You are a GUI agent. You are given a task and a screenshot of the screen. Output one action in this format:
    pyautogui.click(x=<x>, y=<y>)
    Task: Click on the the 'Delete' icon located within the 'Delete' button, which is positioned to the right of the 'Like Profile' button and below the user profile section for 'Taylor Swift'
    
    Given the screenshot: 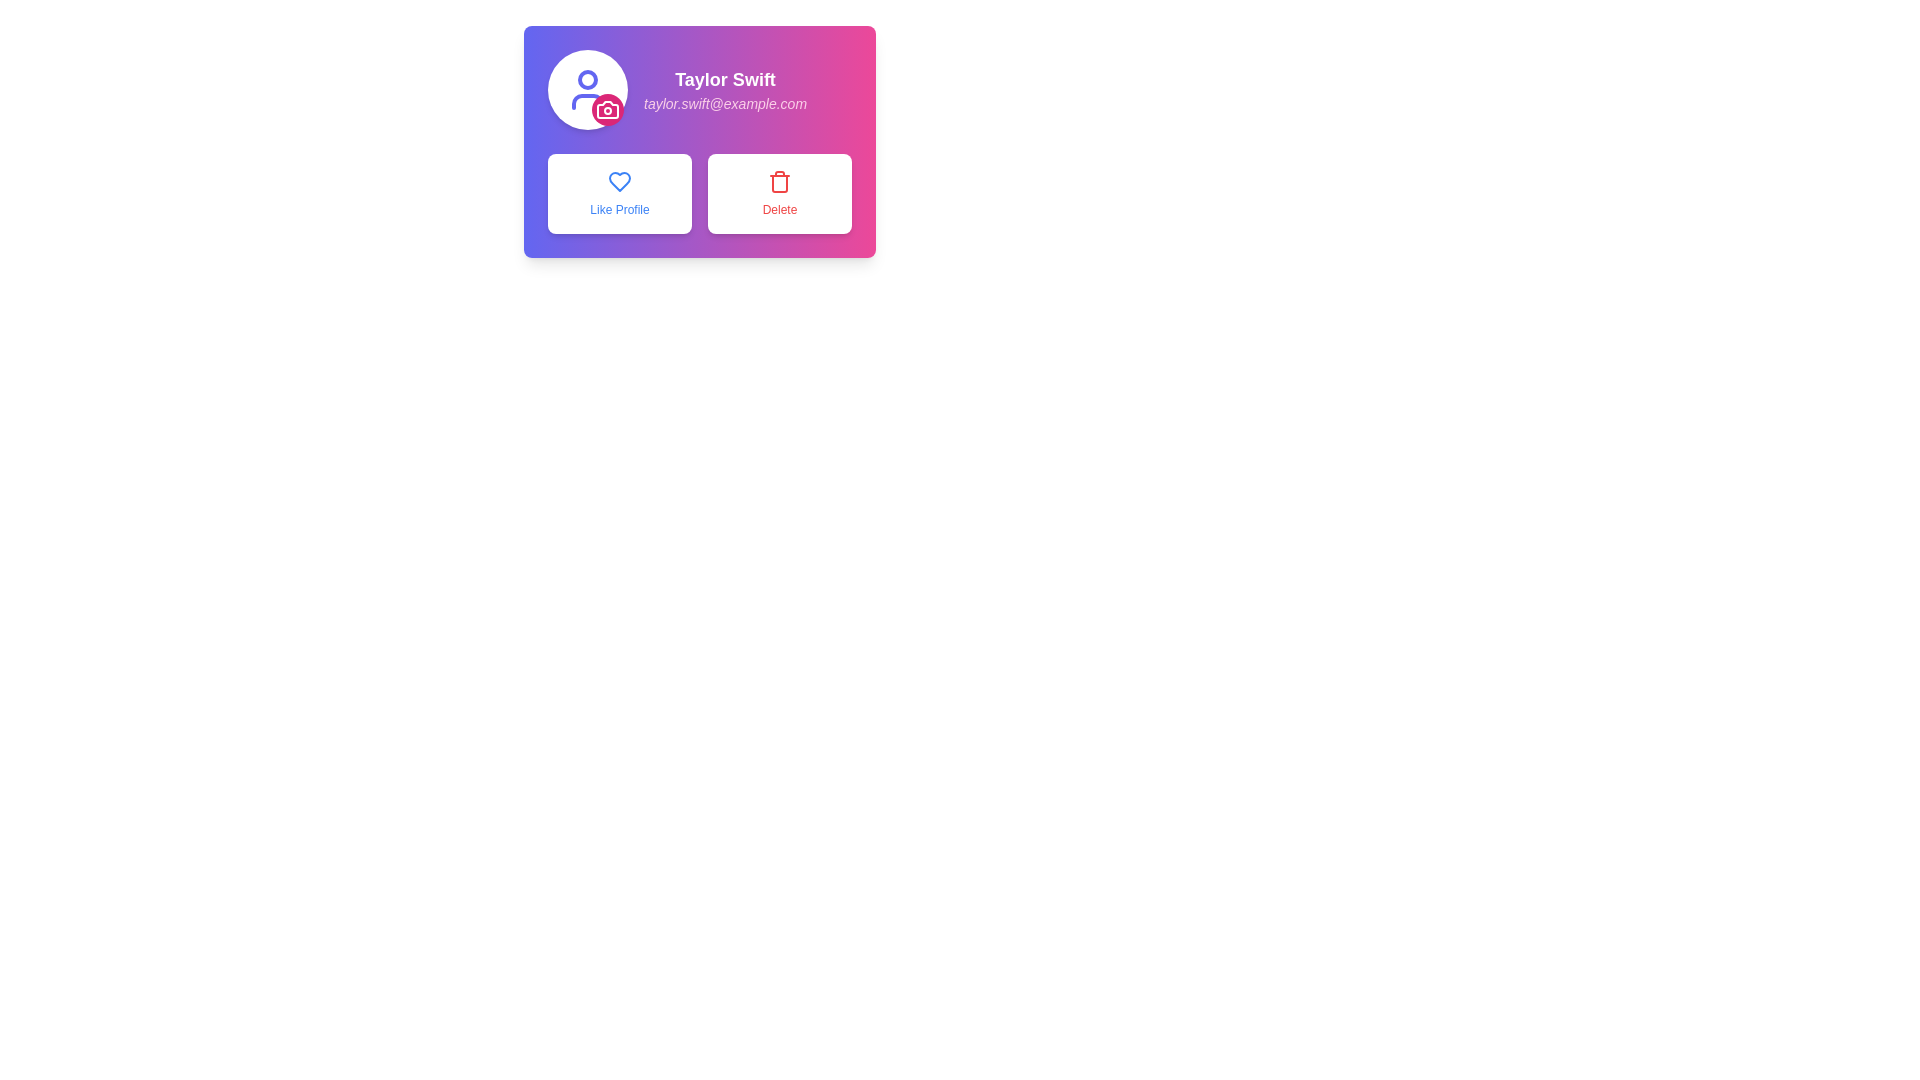 What is the action you would take?
    pyautogui.click(x=778, y=181)
    